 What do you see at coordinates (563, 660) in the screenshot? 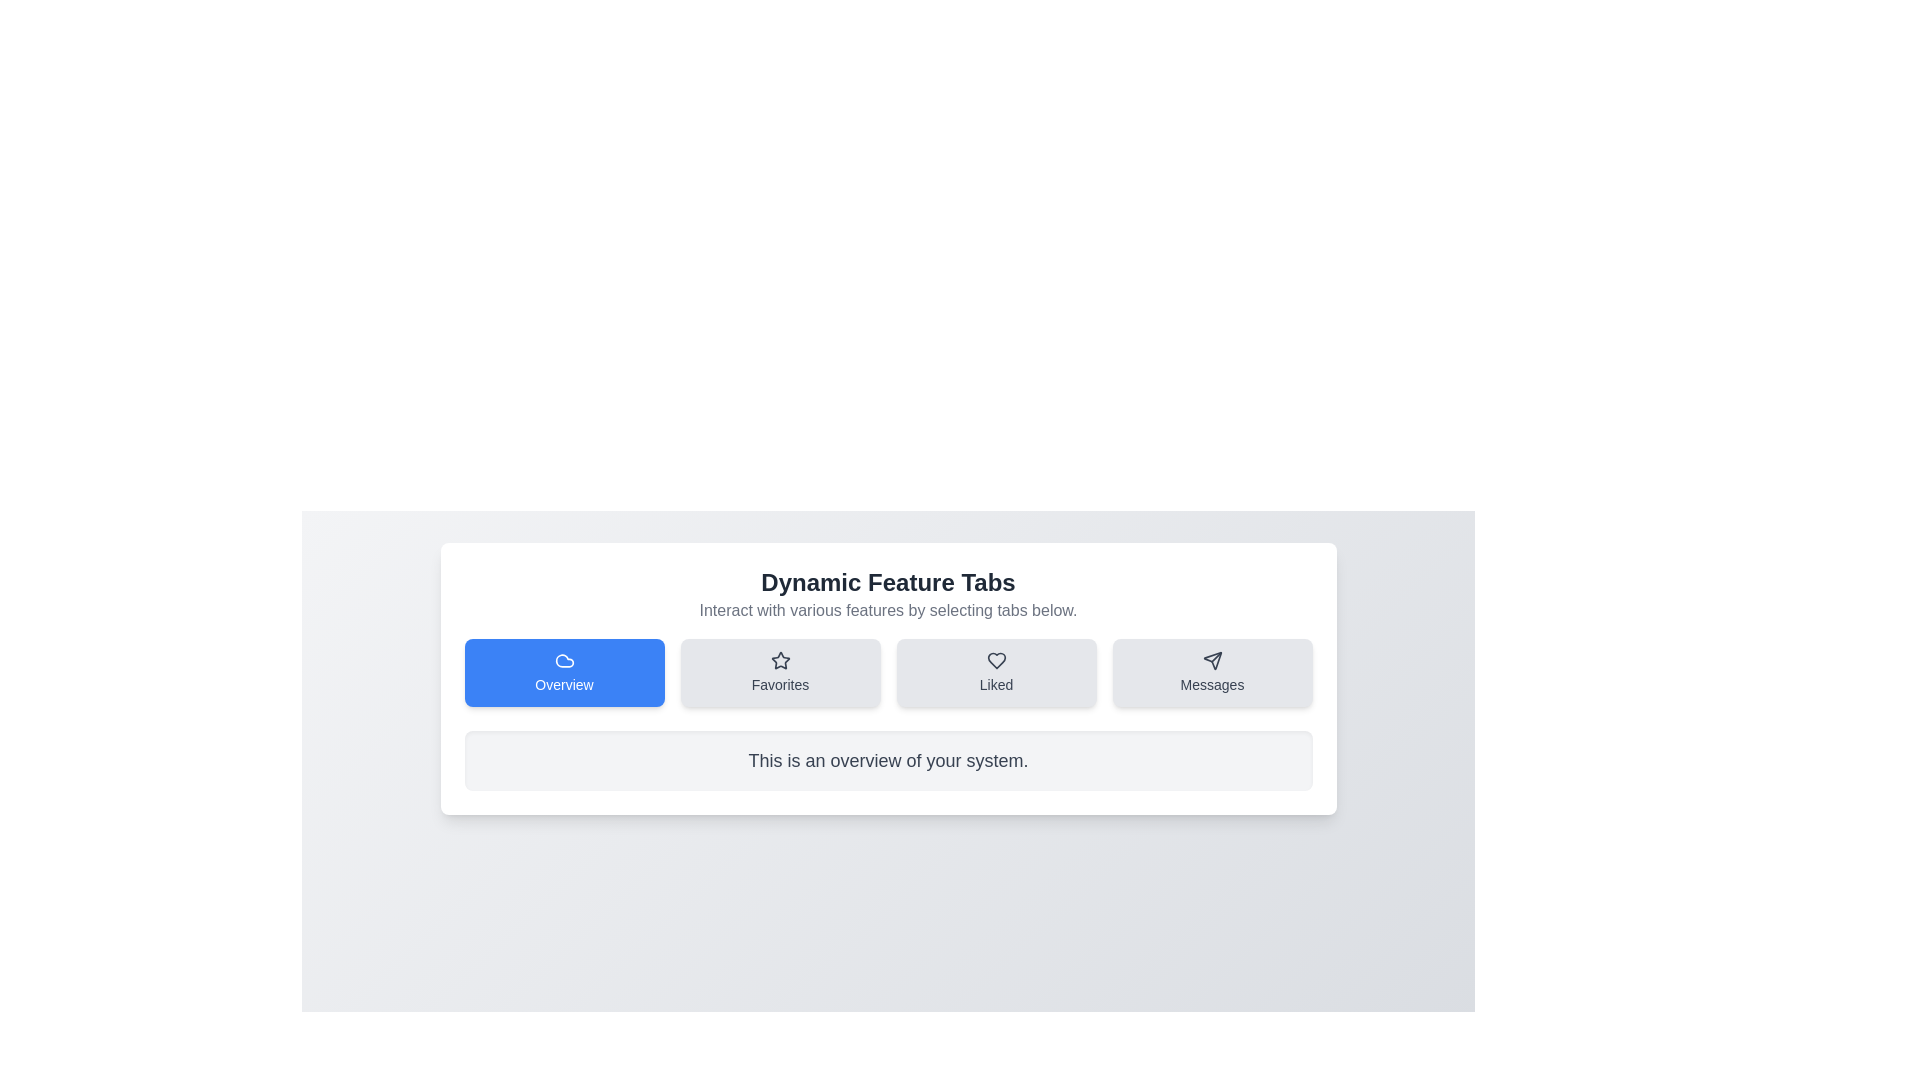
I see `the small blue cloud-like icon located above the 'Overview' text on the blue rectangular button in the navigation bar` at bounding box center [563, 660].